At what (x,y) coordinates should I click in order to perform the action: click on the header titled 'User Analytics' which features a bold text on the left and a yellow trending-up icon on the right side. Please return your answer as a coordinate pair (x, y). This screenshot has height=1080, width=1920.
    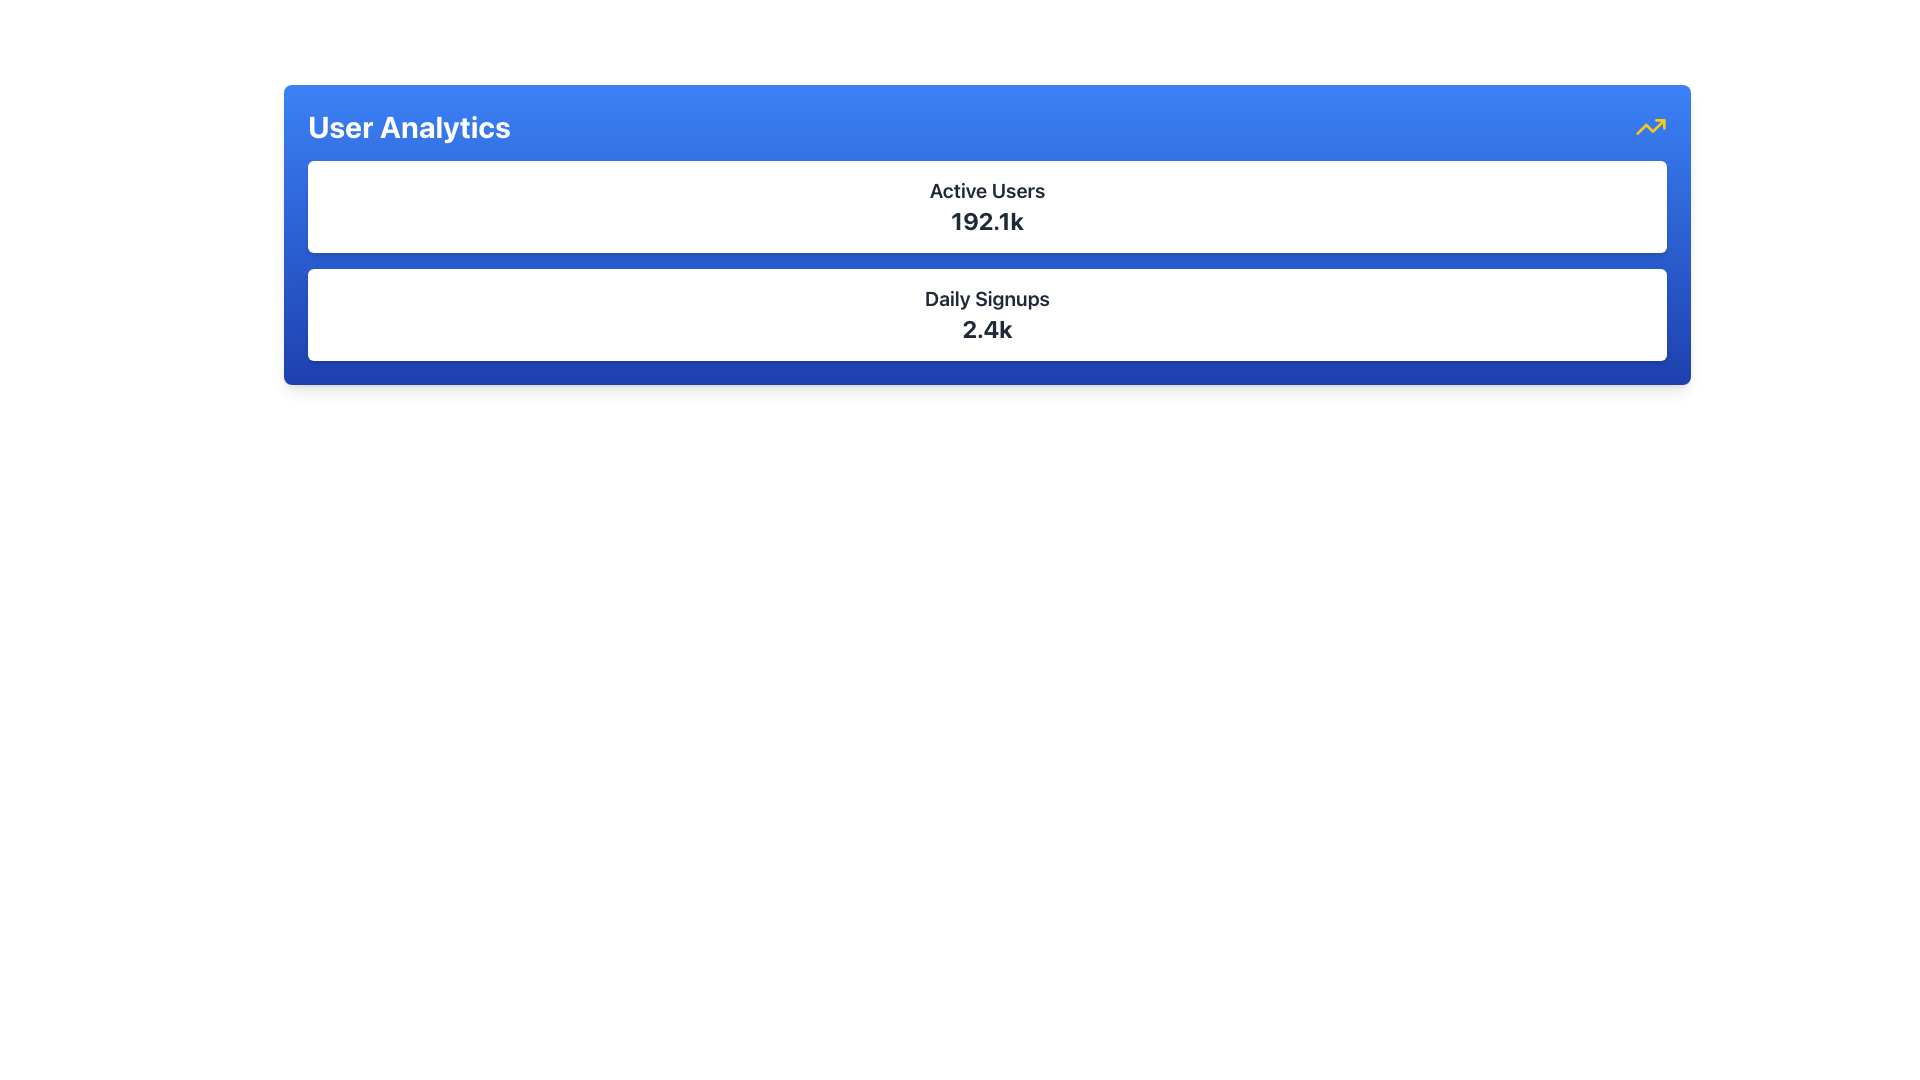
    Looking at the image, I should click on (987, 127).